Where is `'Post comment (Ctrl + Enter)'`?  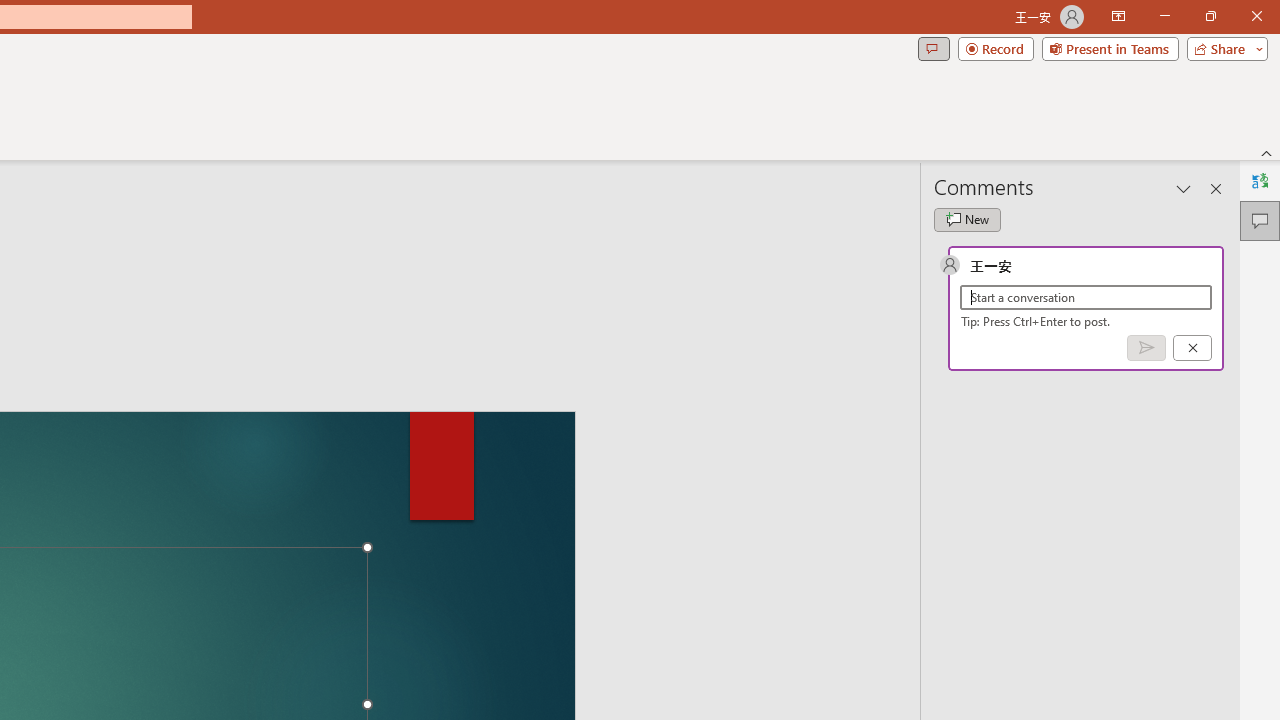
'Post comment (Ctrl + Enter)' is located at coordinates (1146, 346).